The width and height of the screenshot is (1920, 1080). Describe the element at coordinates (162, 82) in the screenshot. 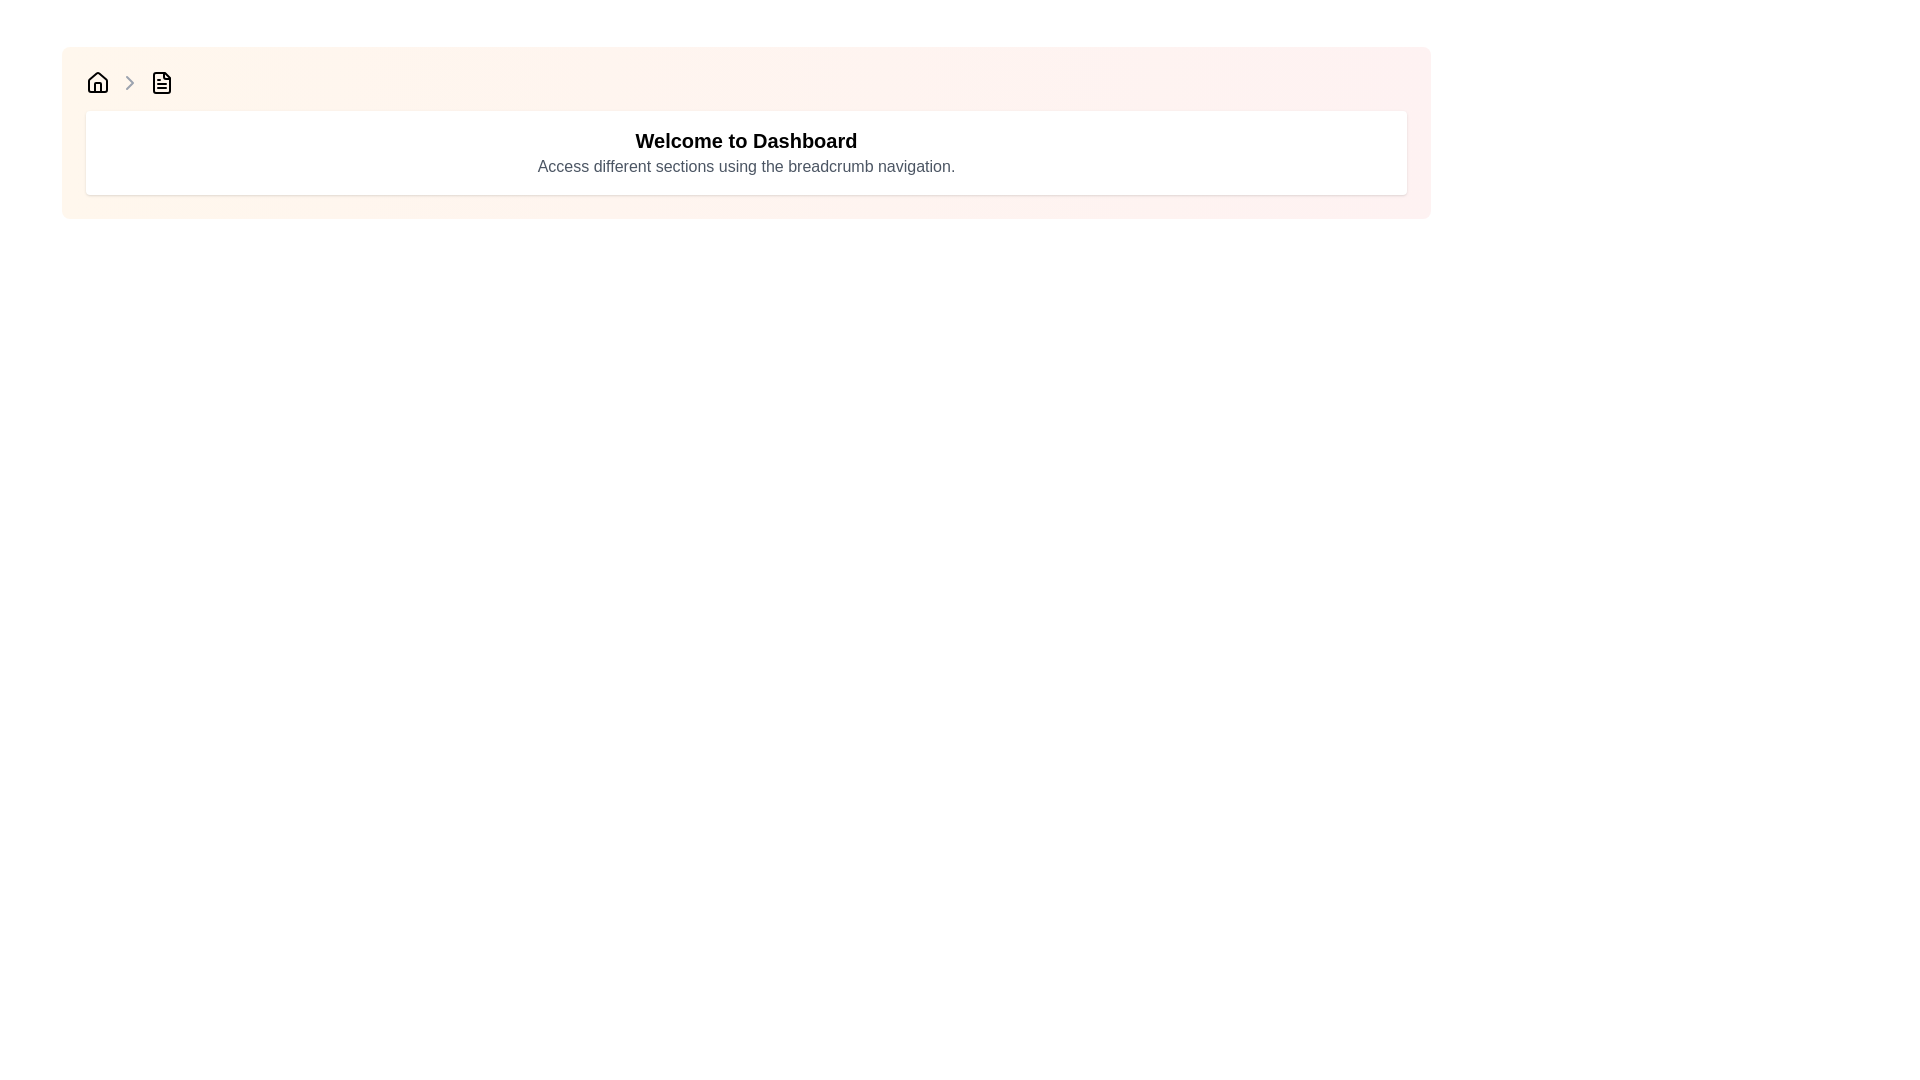

I see `the Icon button in the navigation breadcrumb, which is the second interactive element following the chevron icon (">") and preceding the welcoming dashboard text` at that location.